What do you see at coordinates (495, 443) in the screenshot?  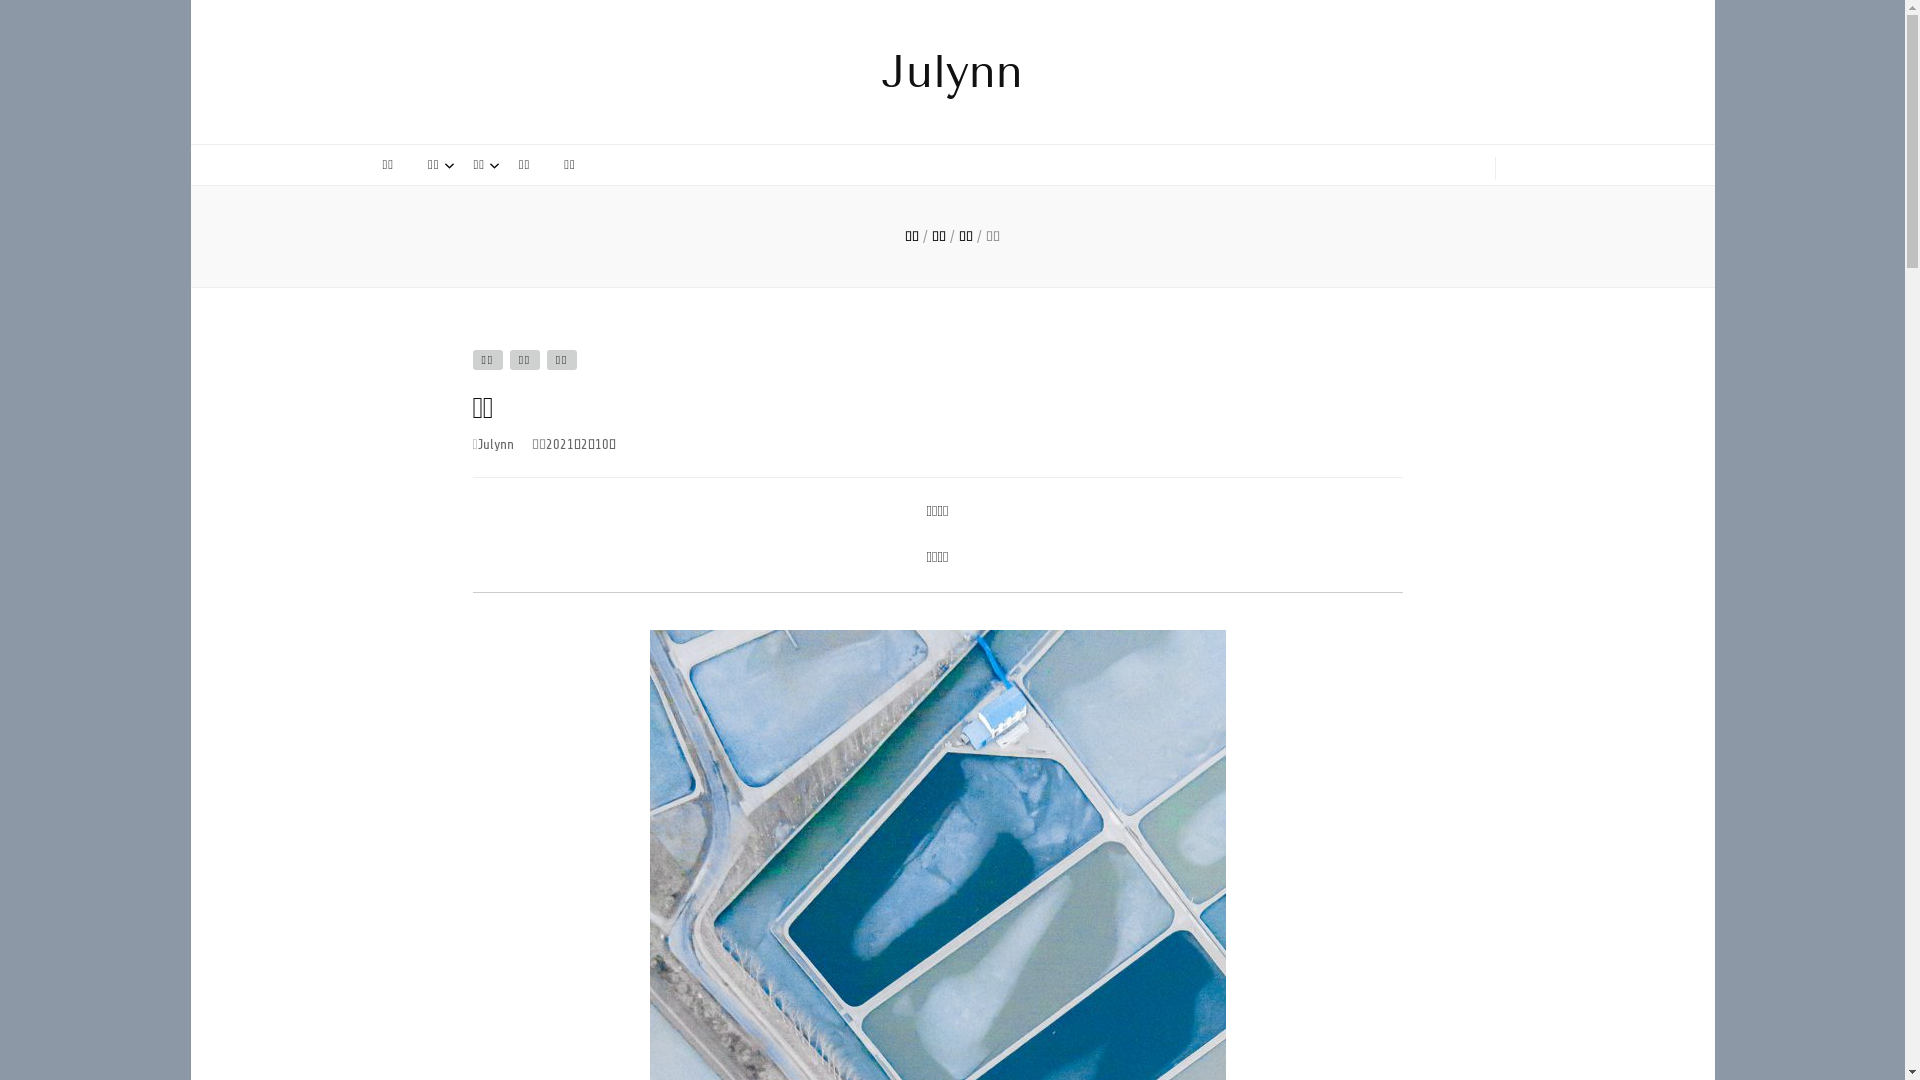 I see `'Julynn'` at bounding box center [495, 443].